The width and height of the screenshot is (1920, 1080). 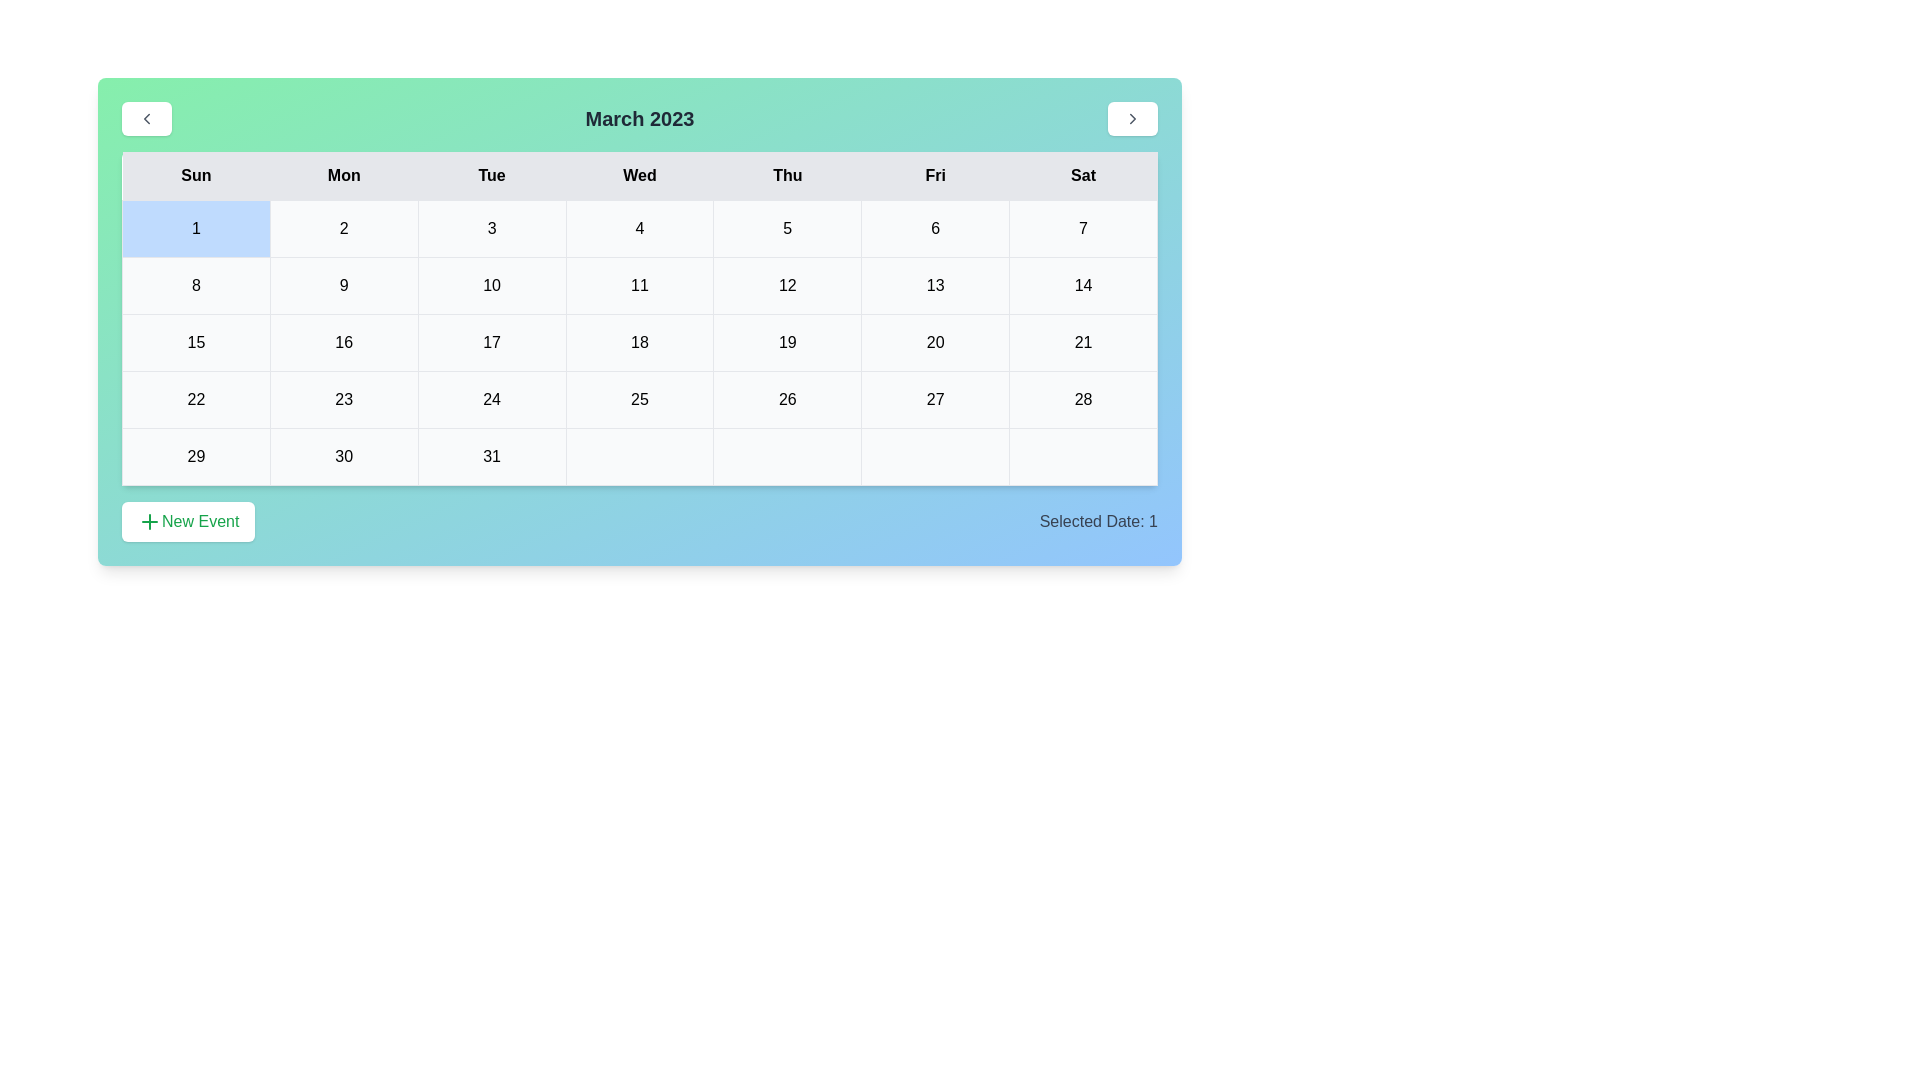 I want to click on the cell representing the date 15 in the calendar, so click(x=196, y=342).